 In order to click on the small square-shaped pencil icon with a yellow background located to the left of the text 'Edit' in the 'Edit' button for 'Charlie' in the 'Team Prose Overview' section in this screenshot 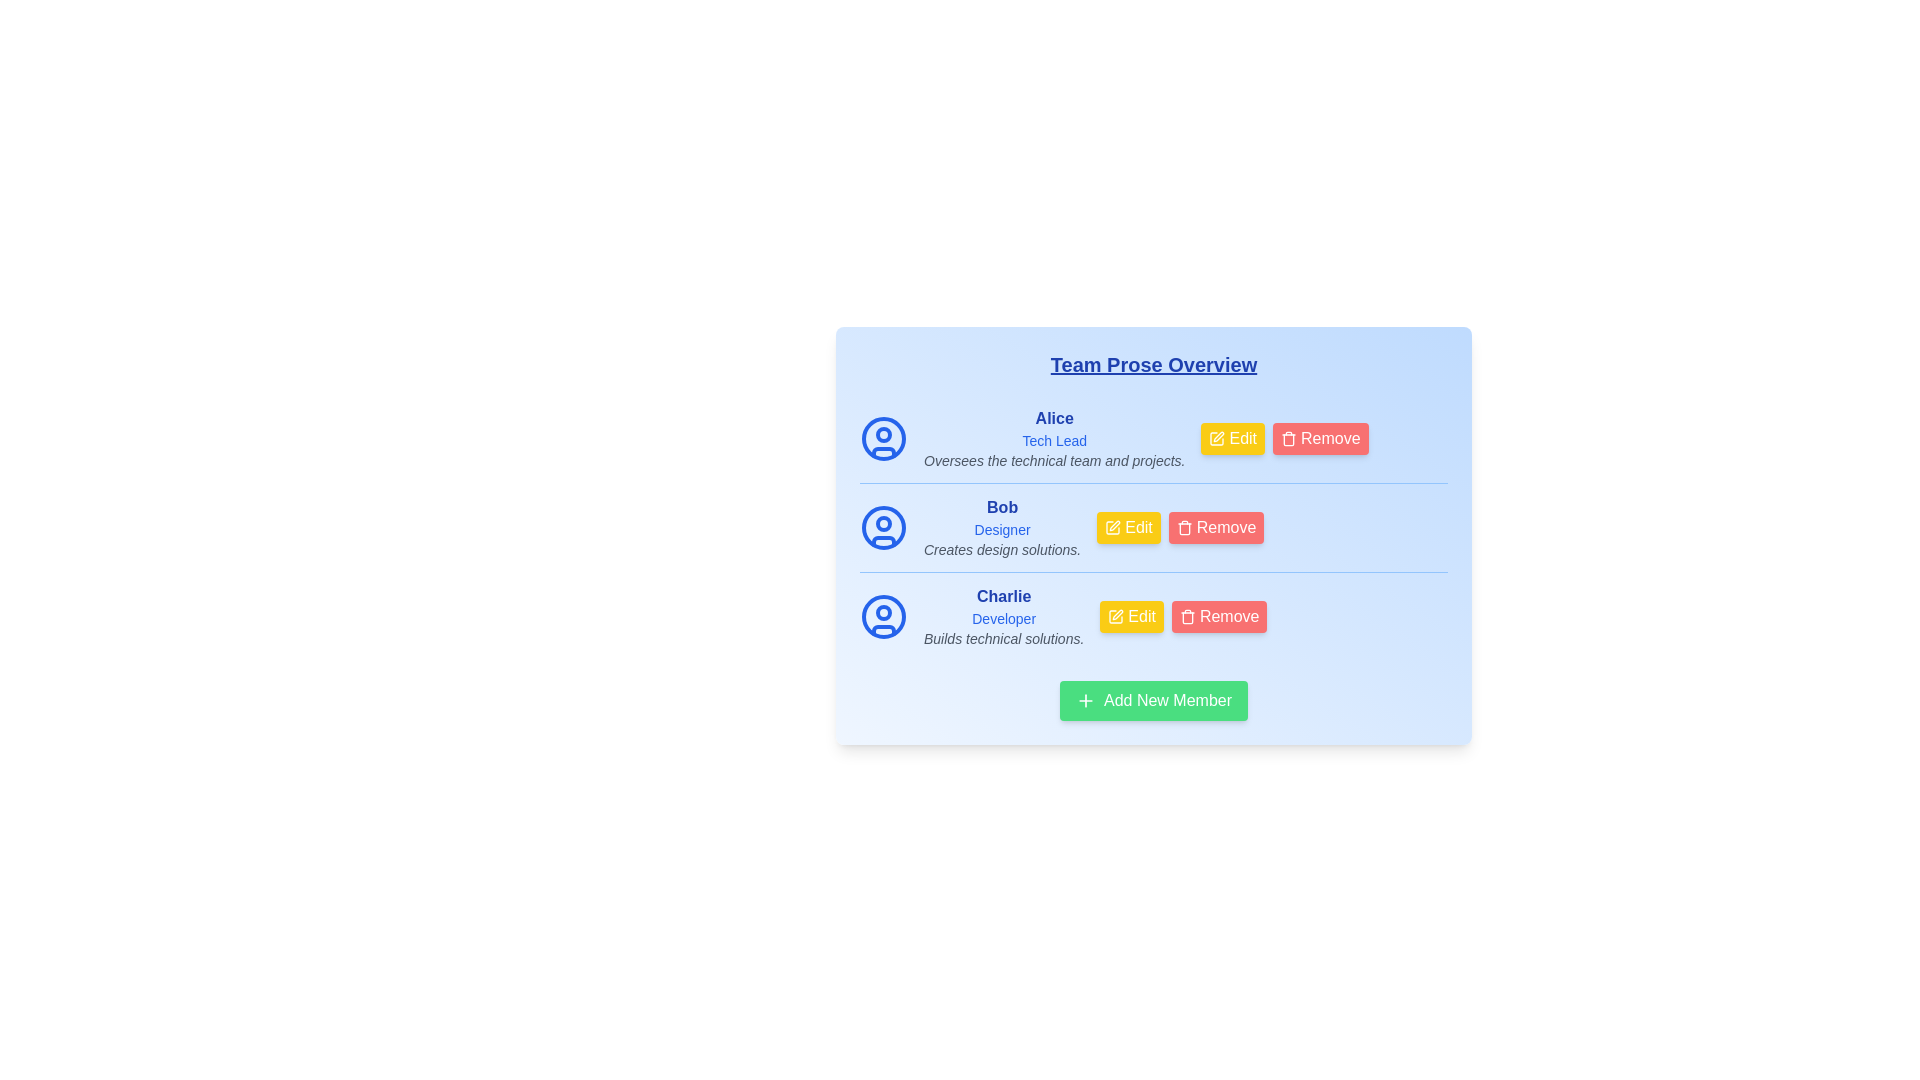, I will do `click(1115, 616)`.